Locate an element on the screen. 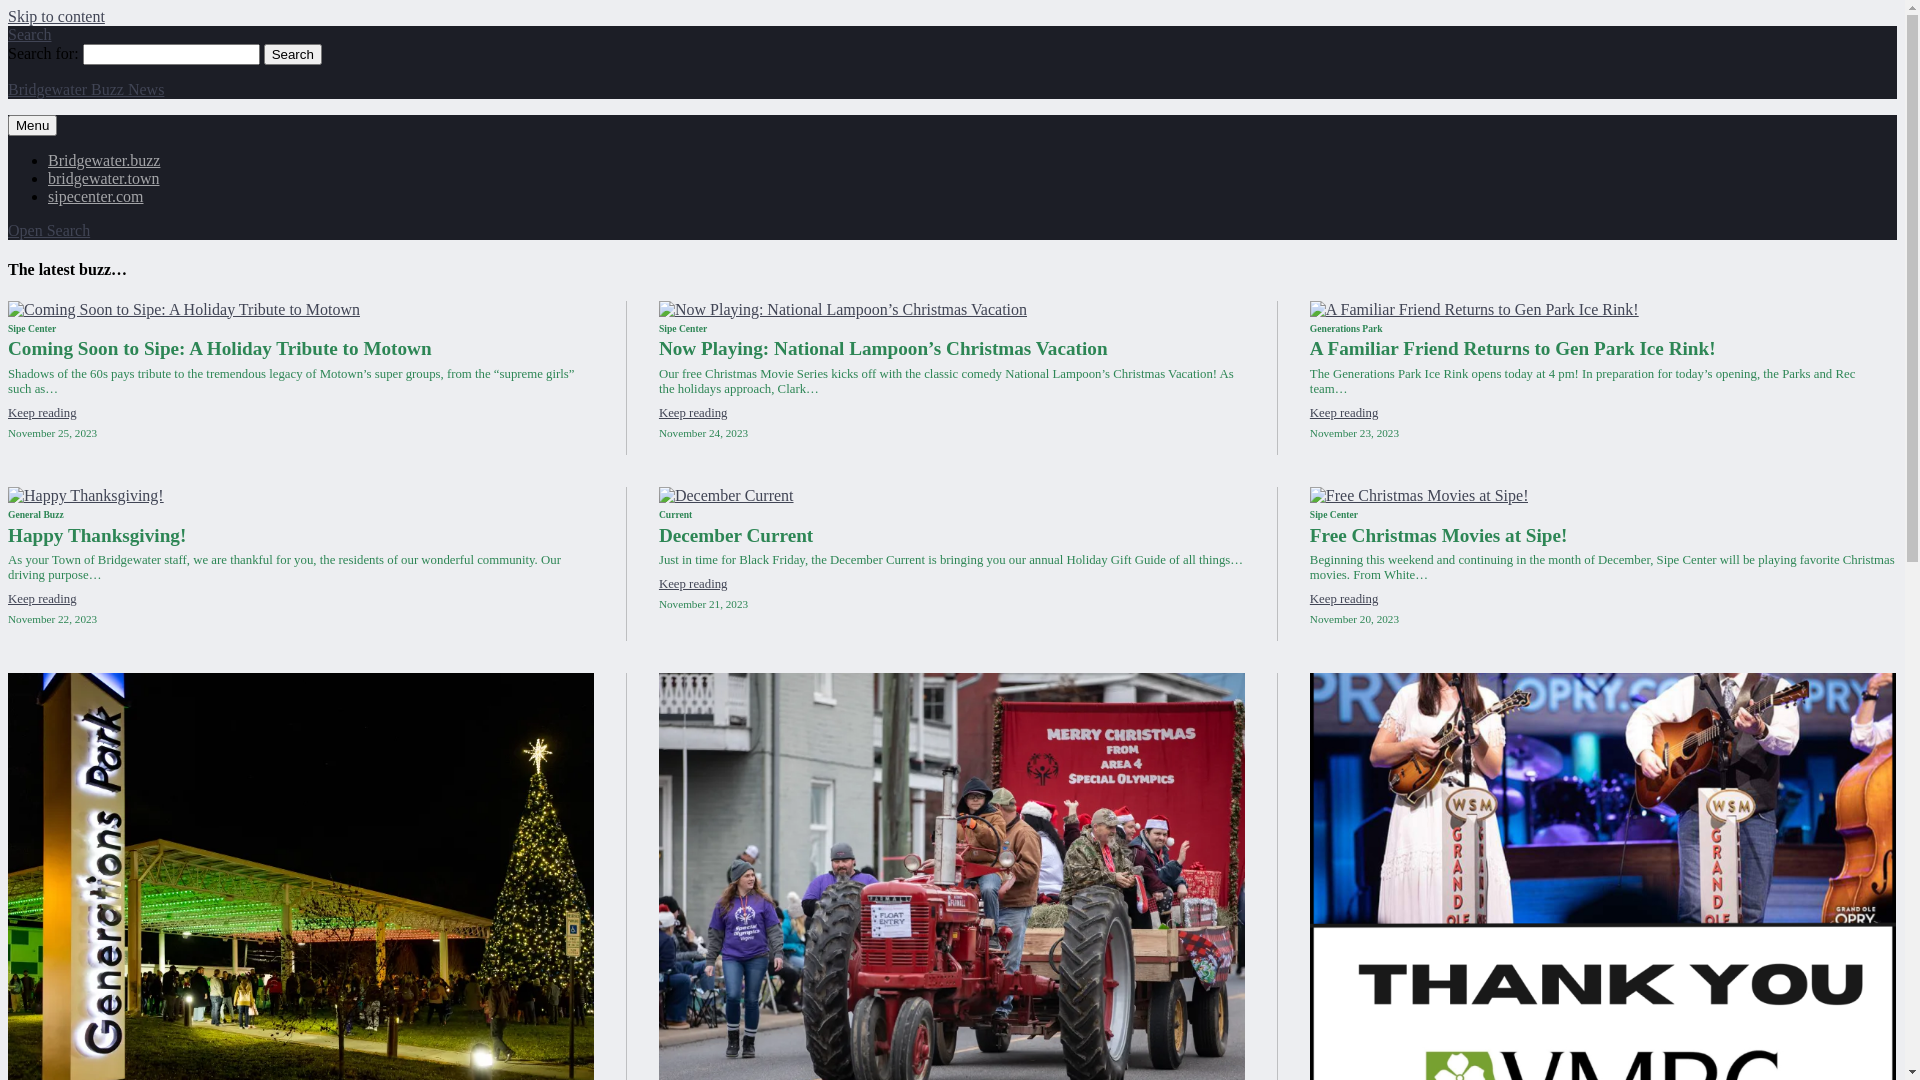  'bridgewater.town' is located at coordinates (103, 177).